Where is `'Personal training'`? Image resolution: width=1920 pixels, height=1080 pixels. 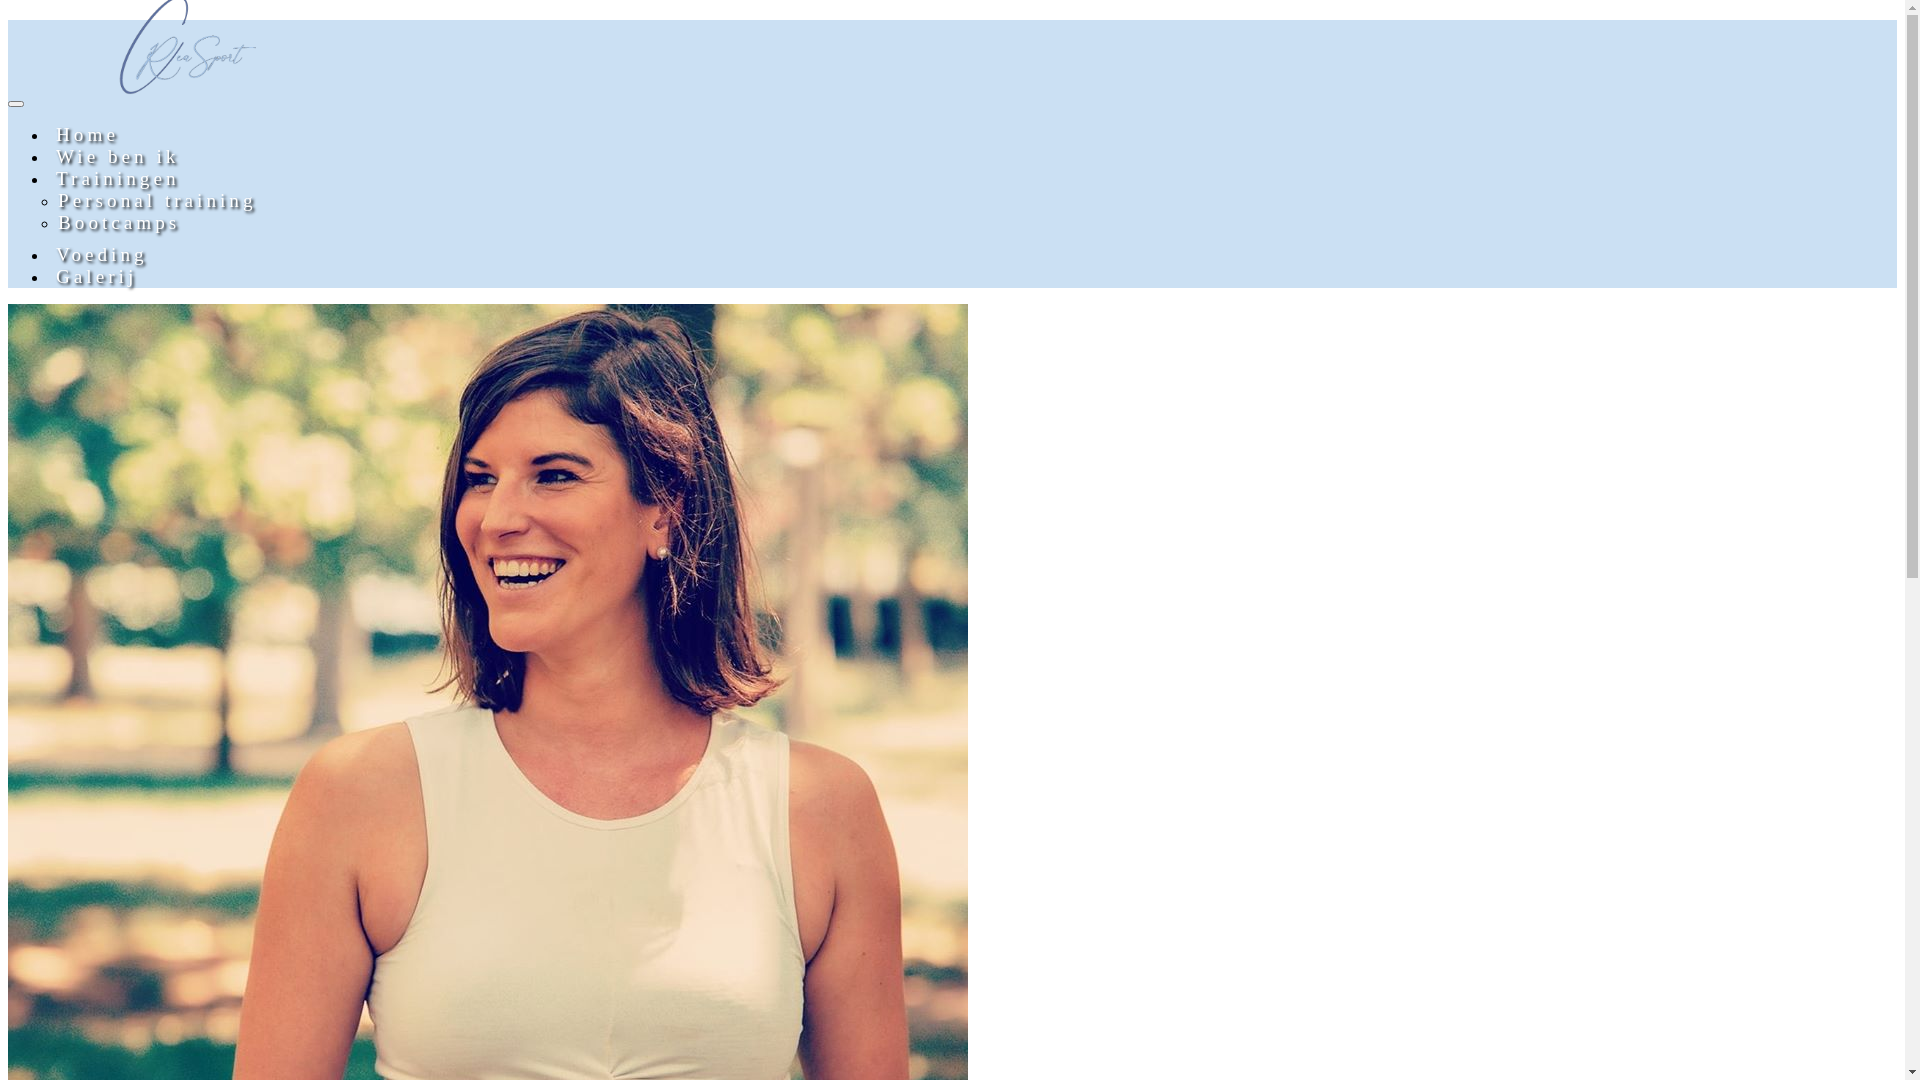
'Personal training' is located at coordinates (156, 200).